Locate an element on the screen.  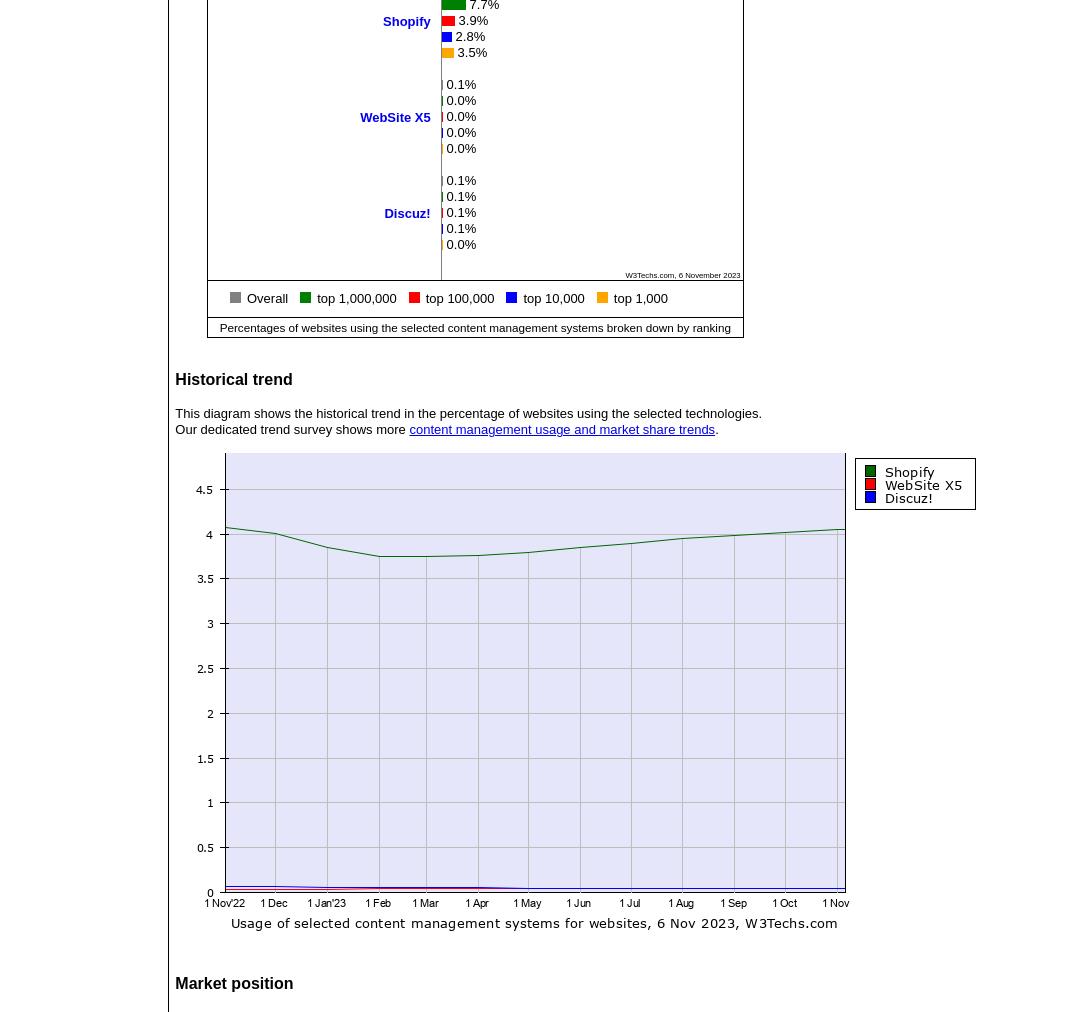
'Market position' is located at coordinates (233, 983).